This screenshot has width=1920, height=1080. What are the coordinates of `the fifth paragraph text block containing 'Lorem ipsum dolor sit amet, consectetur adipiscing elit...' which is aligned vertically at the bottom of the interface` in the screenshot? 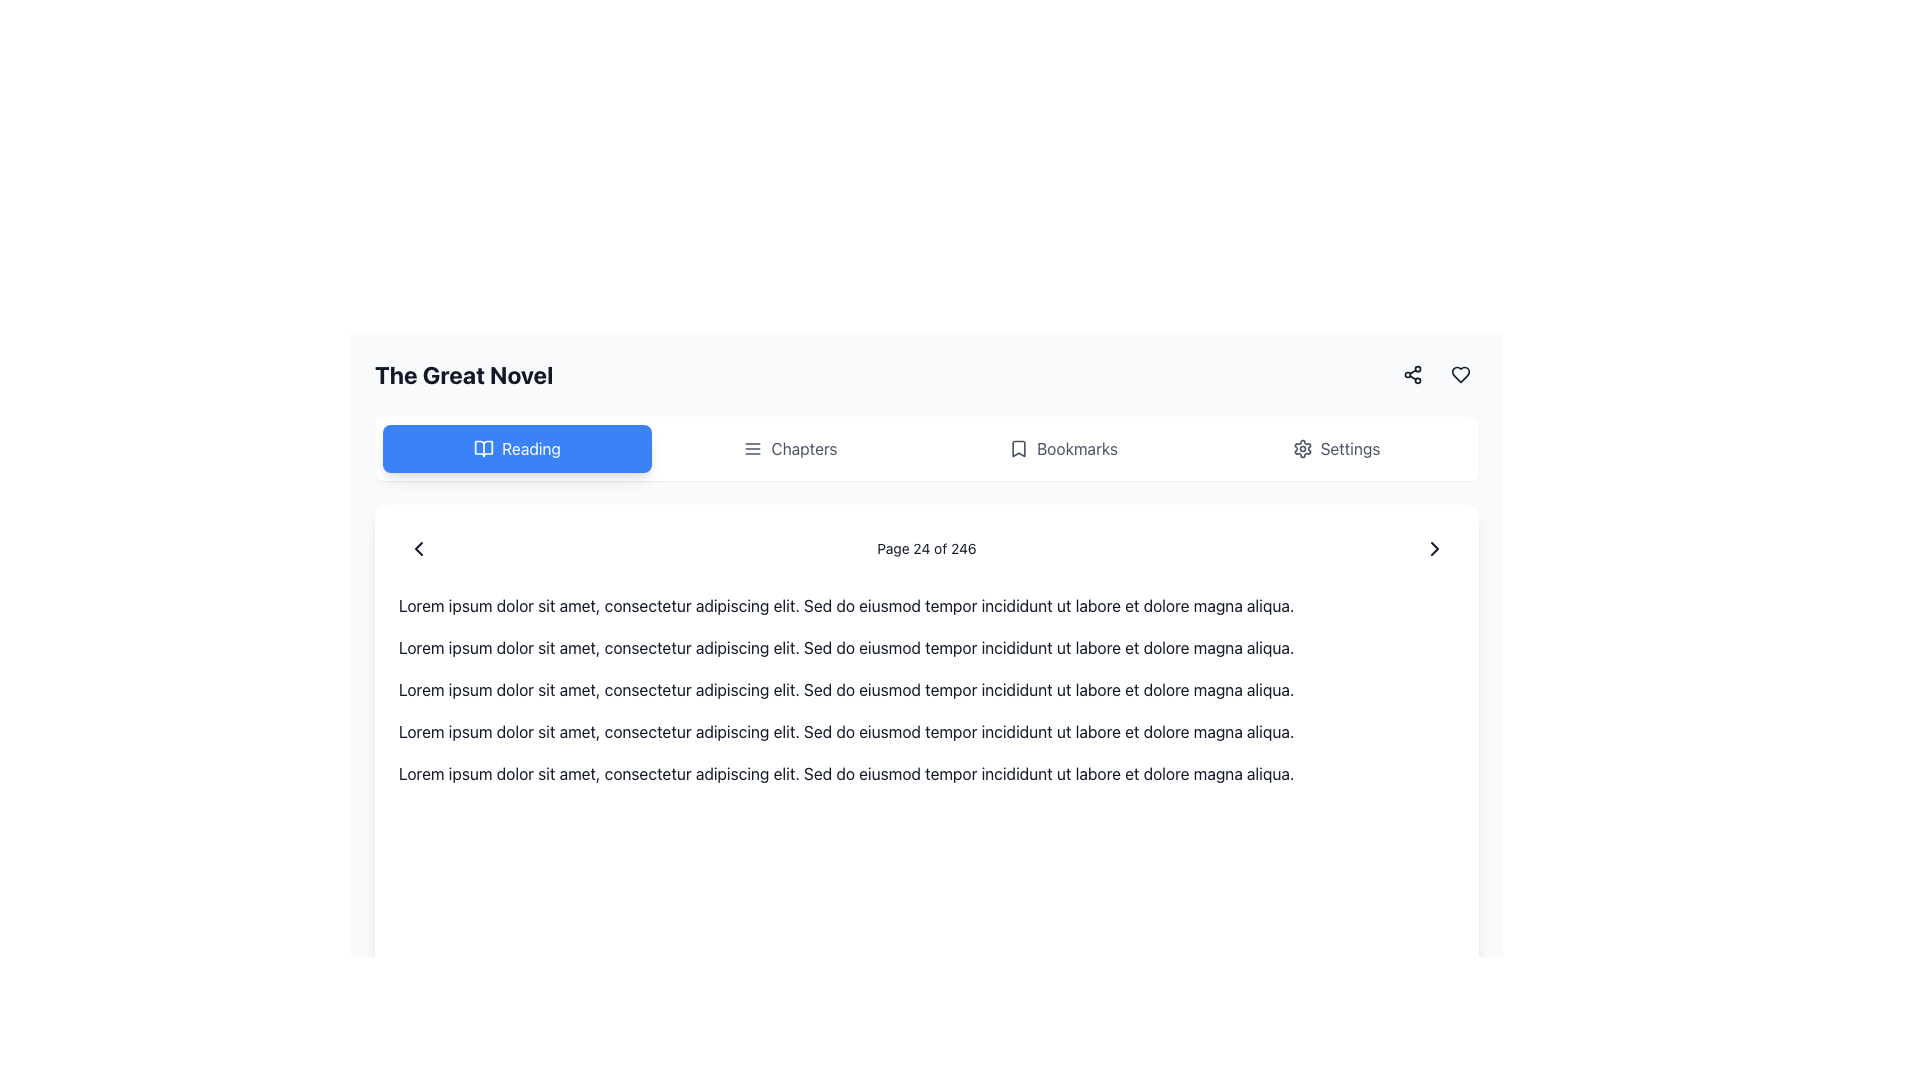 It's located at (925, 773).